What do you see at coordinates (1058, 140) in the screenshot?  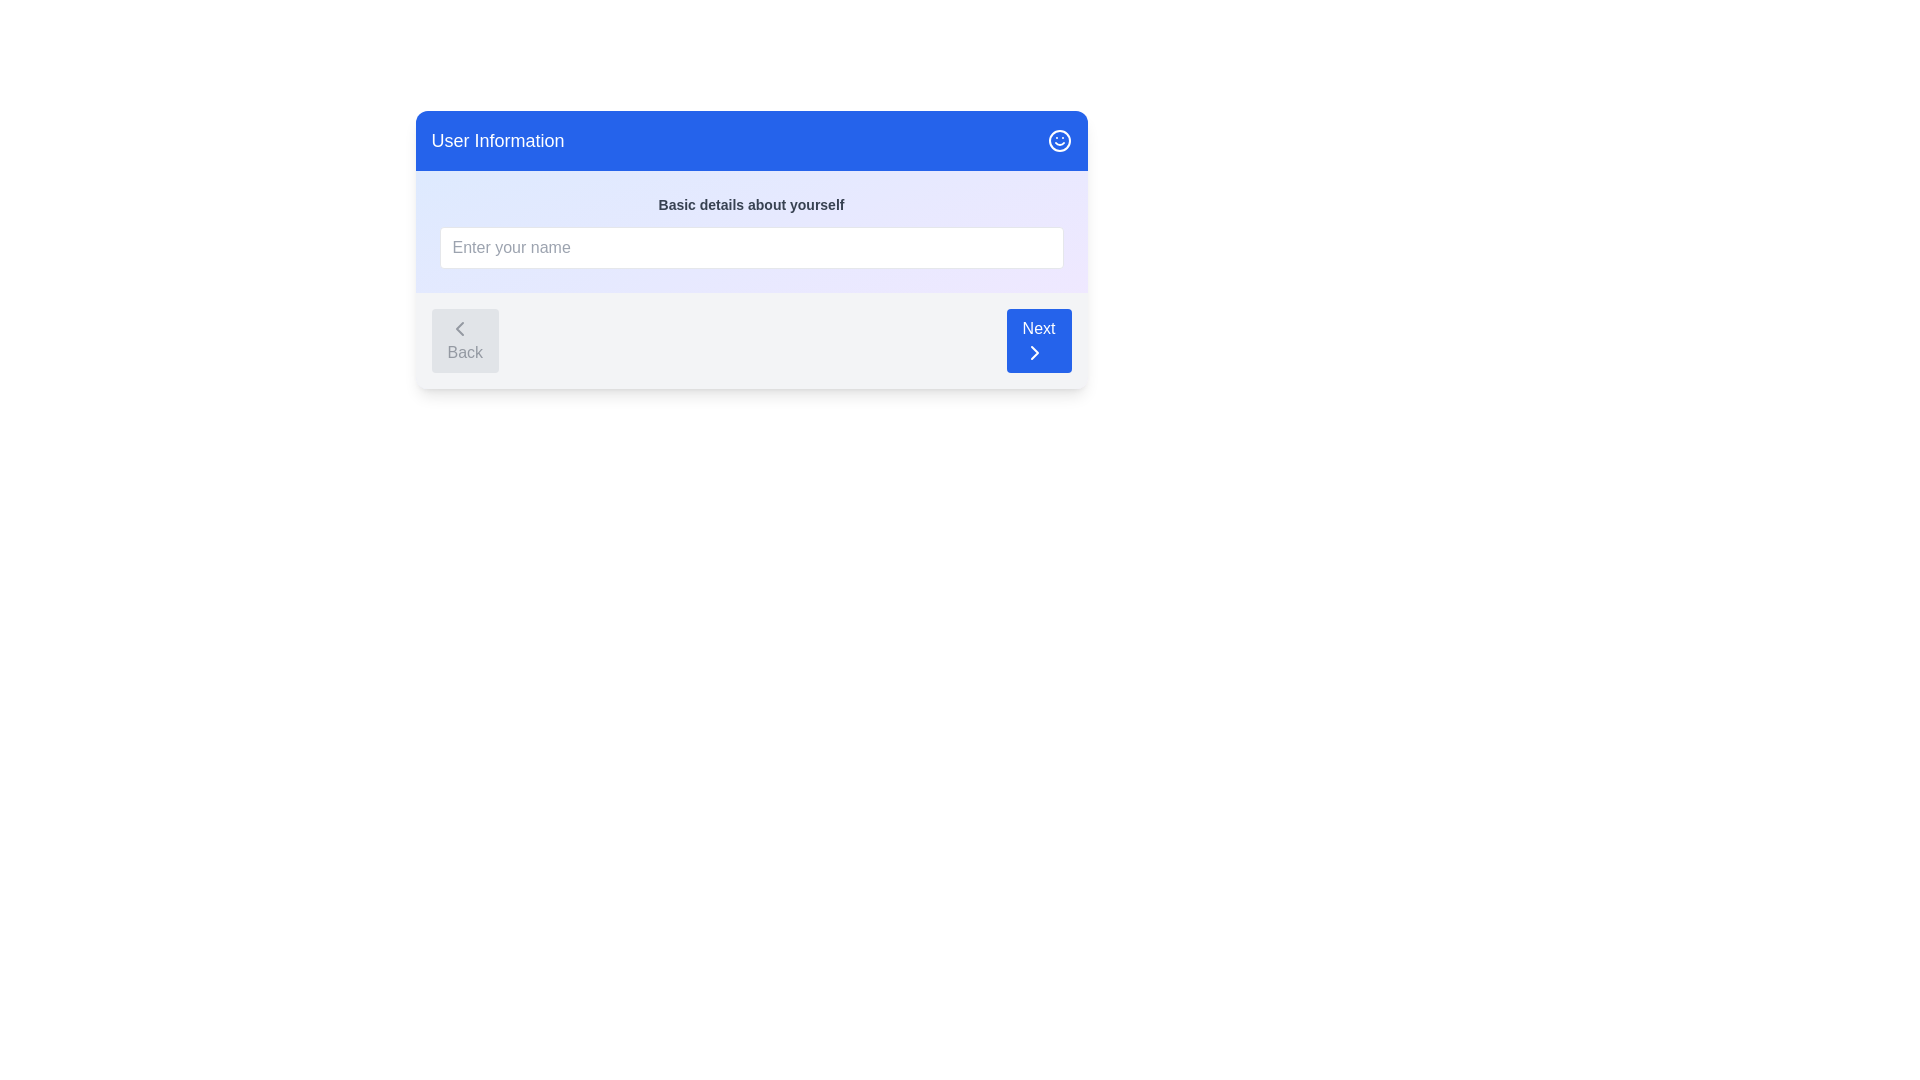 I see `the smiley icon in the header` at bounding box center [1058, 140].